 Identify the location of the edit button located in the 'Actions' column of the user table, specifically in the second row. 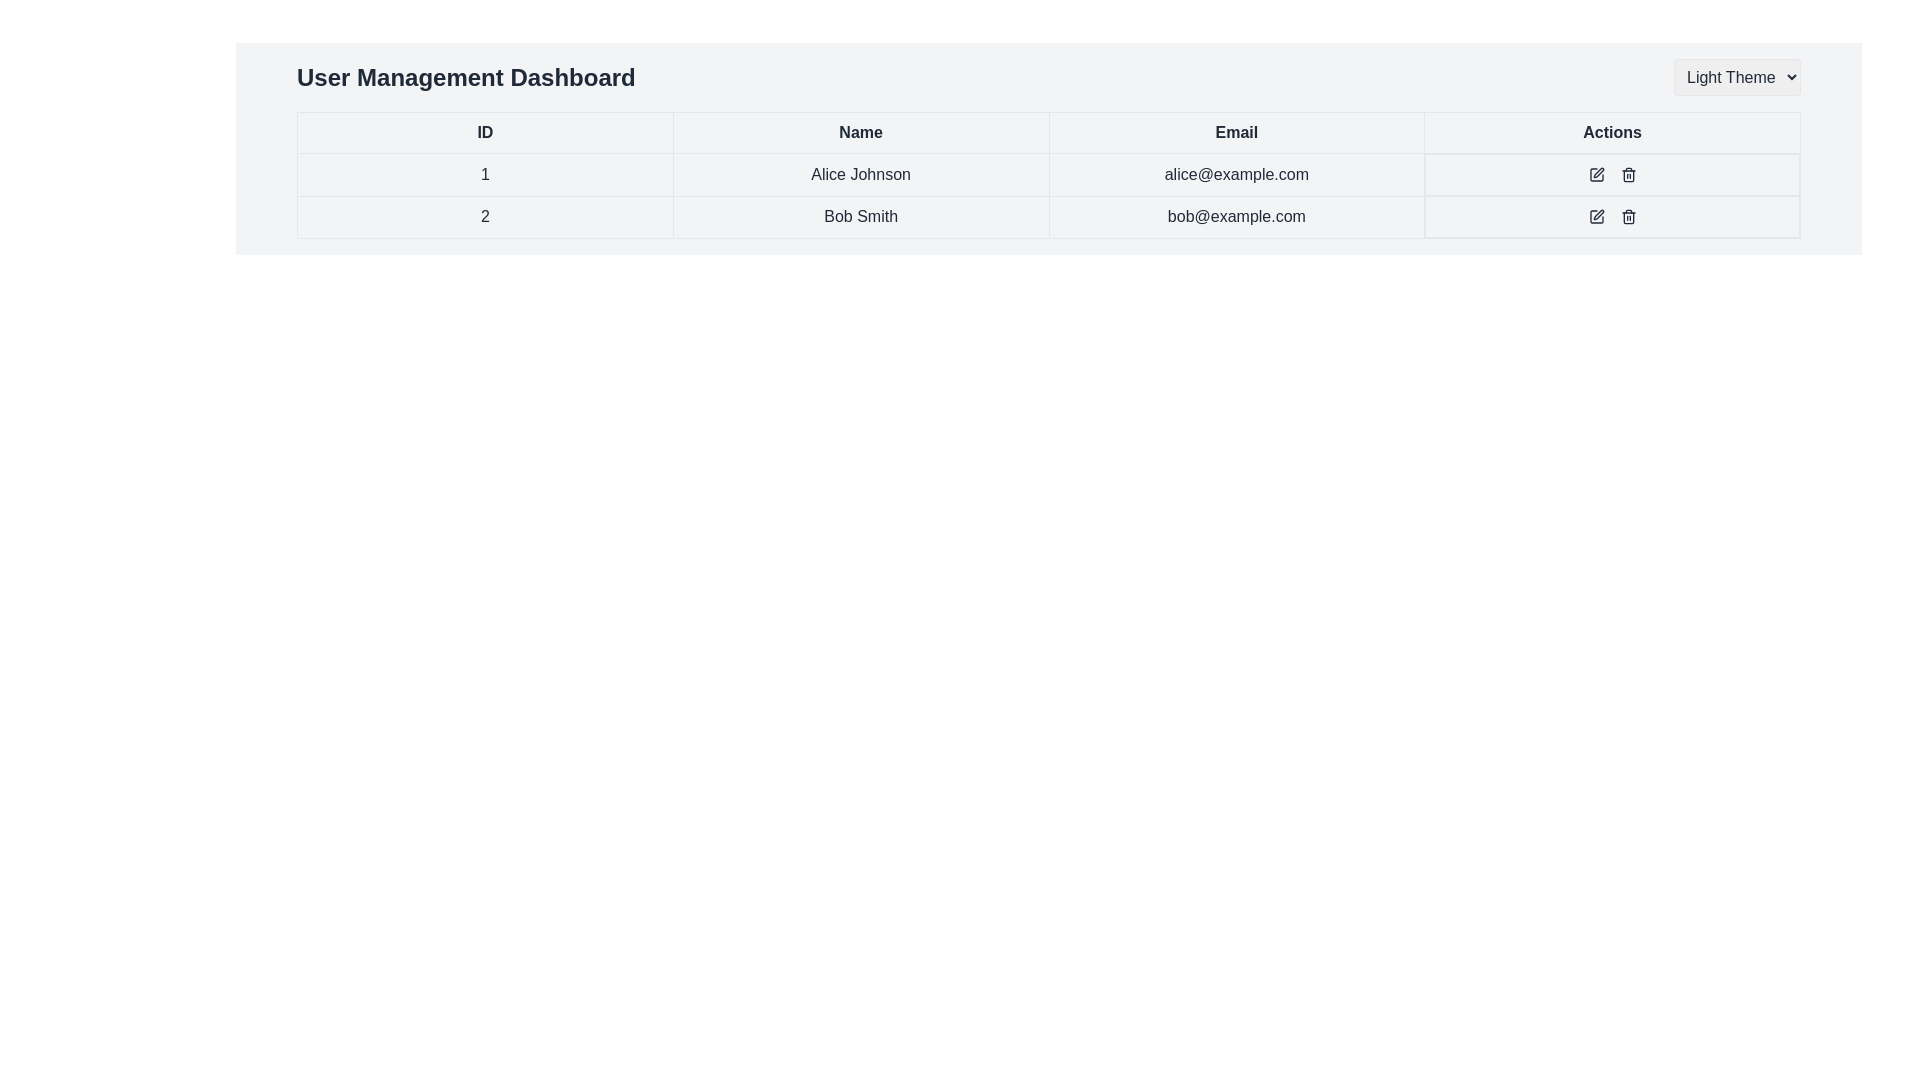
(1595, 216).